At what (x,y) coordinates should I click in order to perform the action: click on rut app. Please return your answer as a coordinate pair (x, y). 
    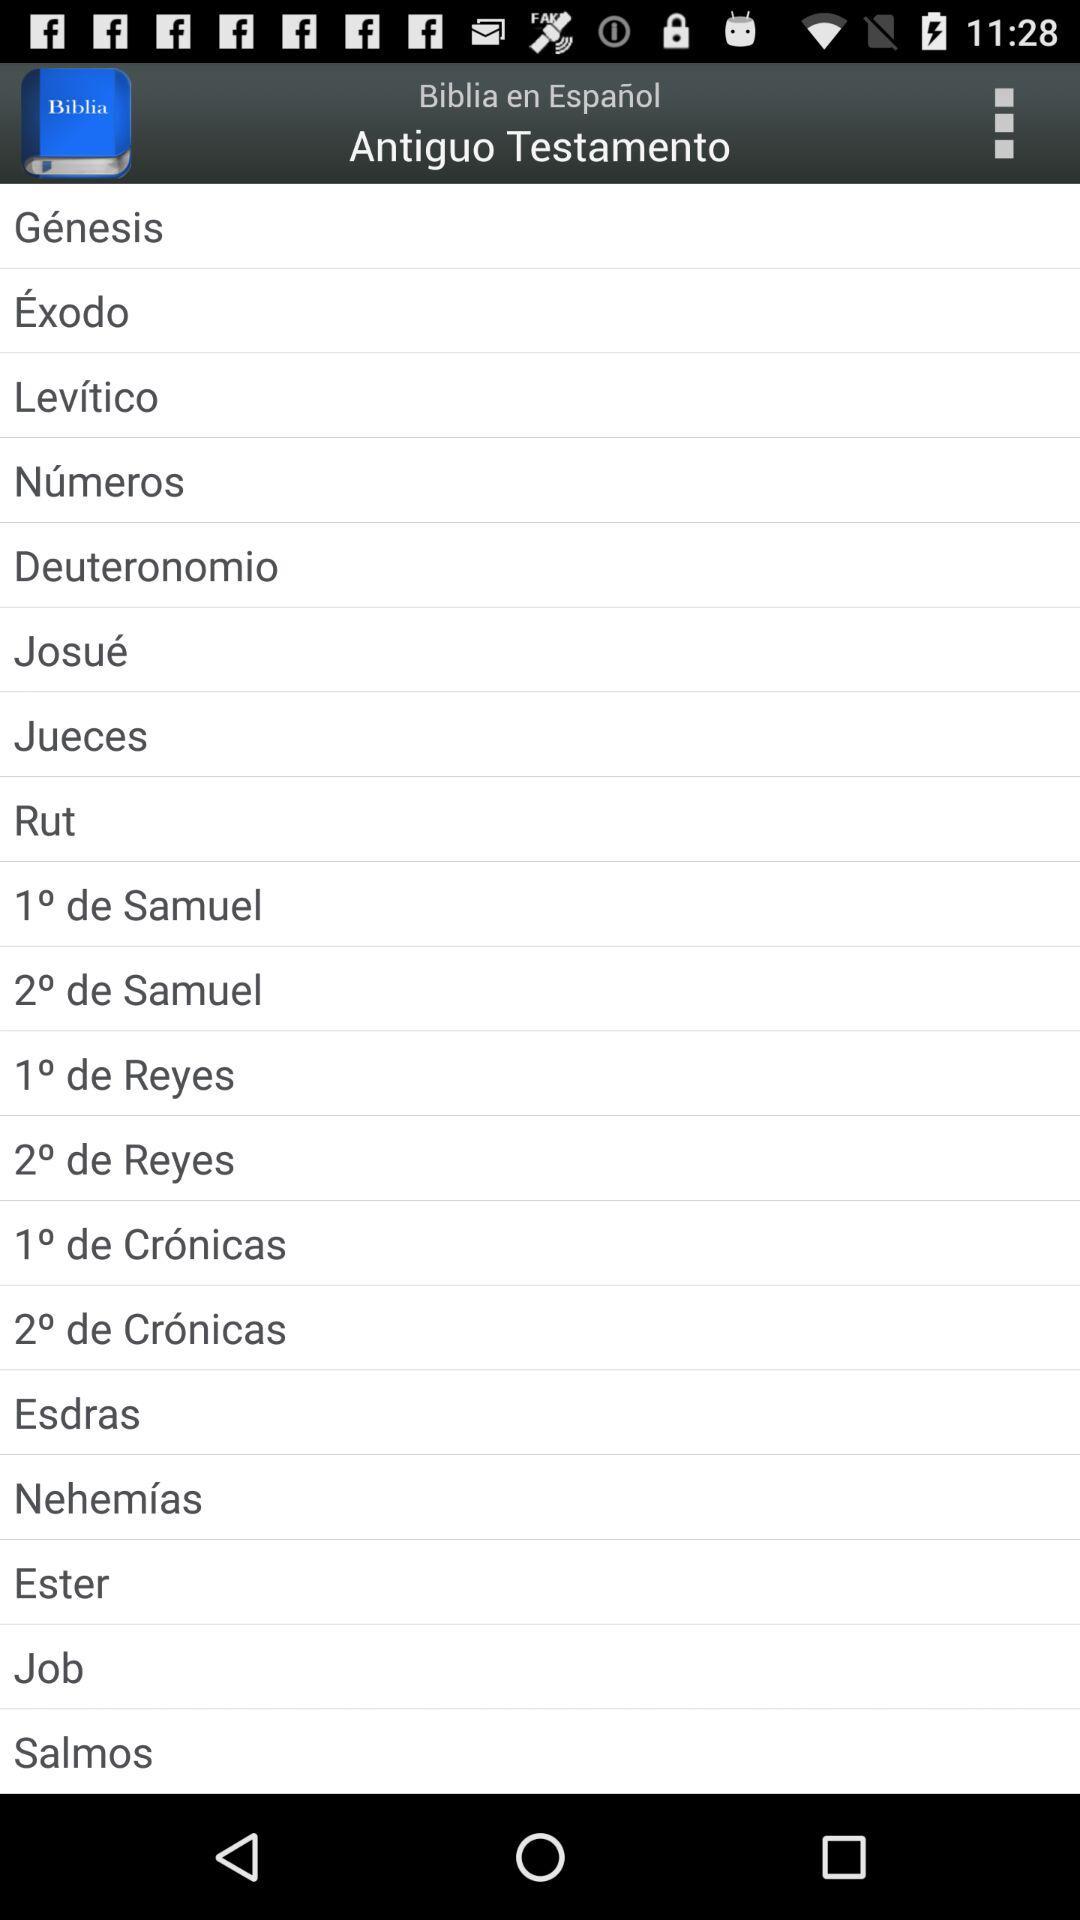
    Looking at the image, I should click on (540, 819).